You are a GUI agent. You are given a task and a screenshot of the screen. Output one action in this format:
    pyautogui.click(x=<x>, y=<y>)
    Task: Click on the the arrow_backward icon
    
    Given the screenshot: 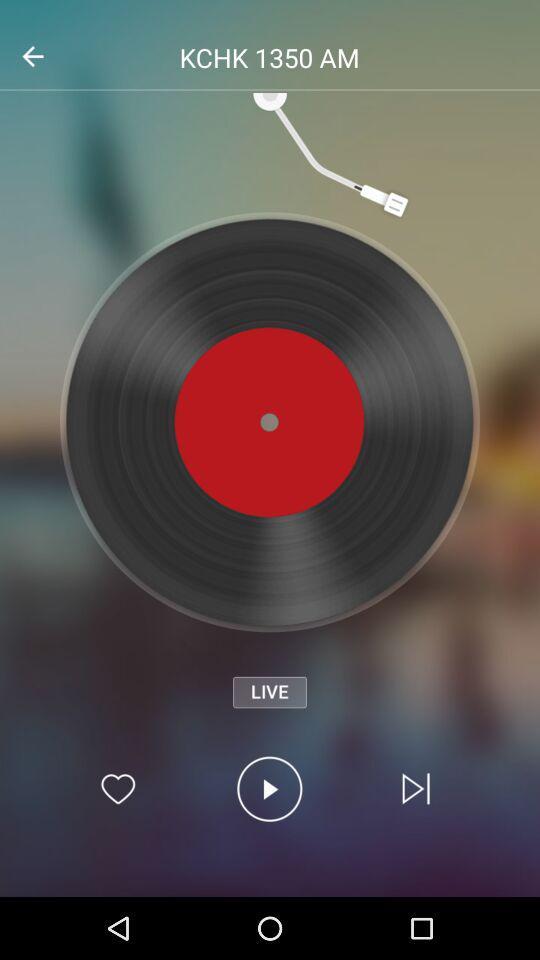 What is the action you would take?
    pyautogui.click(x=31, y=55)
    